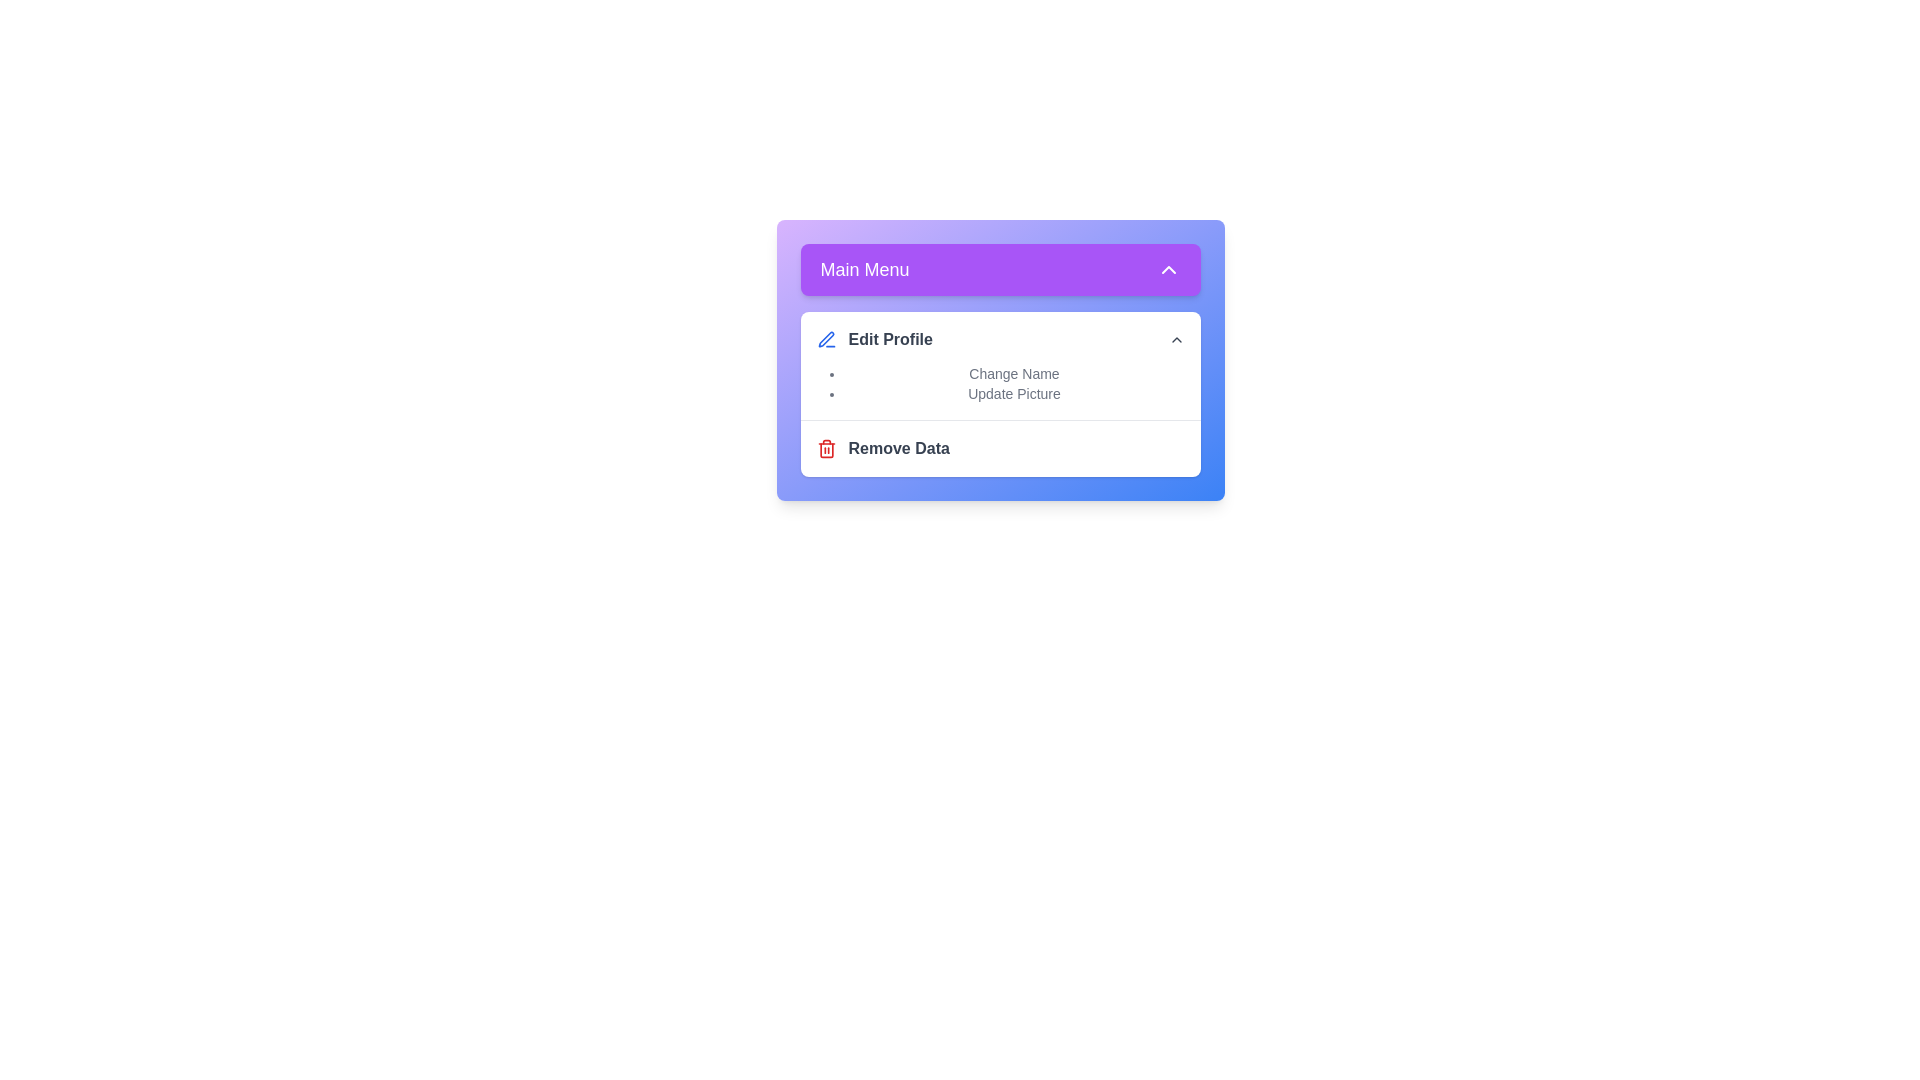  I want to click on the 'Edit Profile' button to toggle the submenu, so click(1000, 338).